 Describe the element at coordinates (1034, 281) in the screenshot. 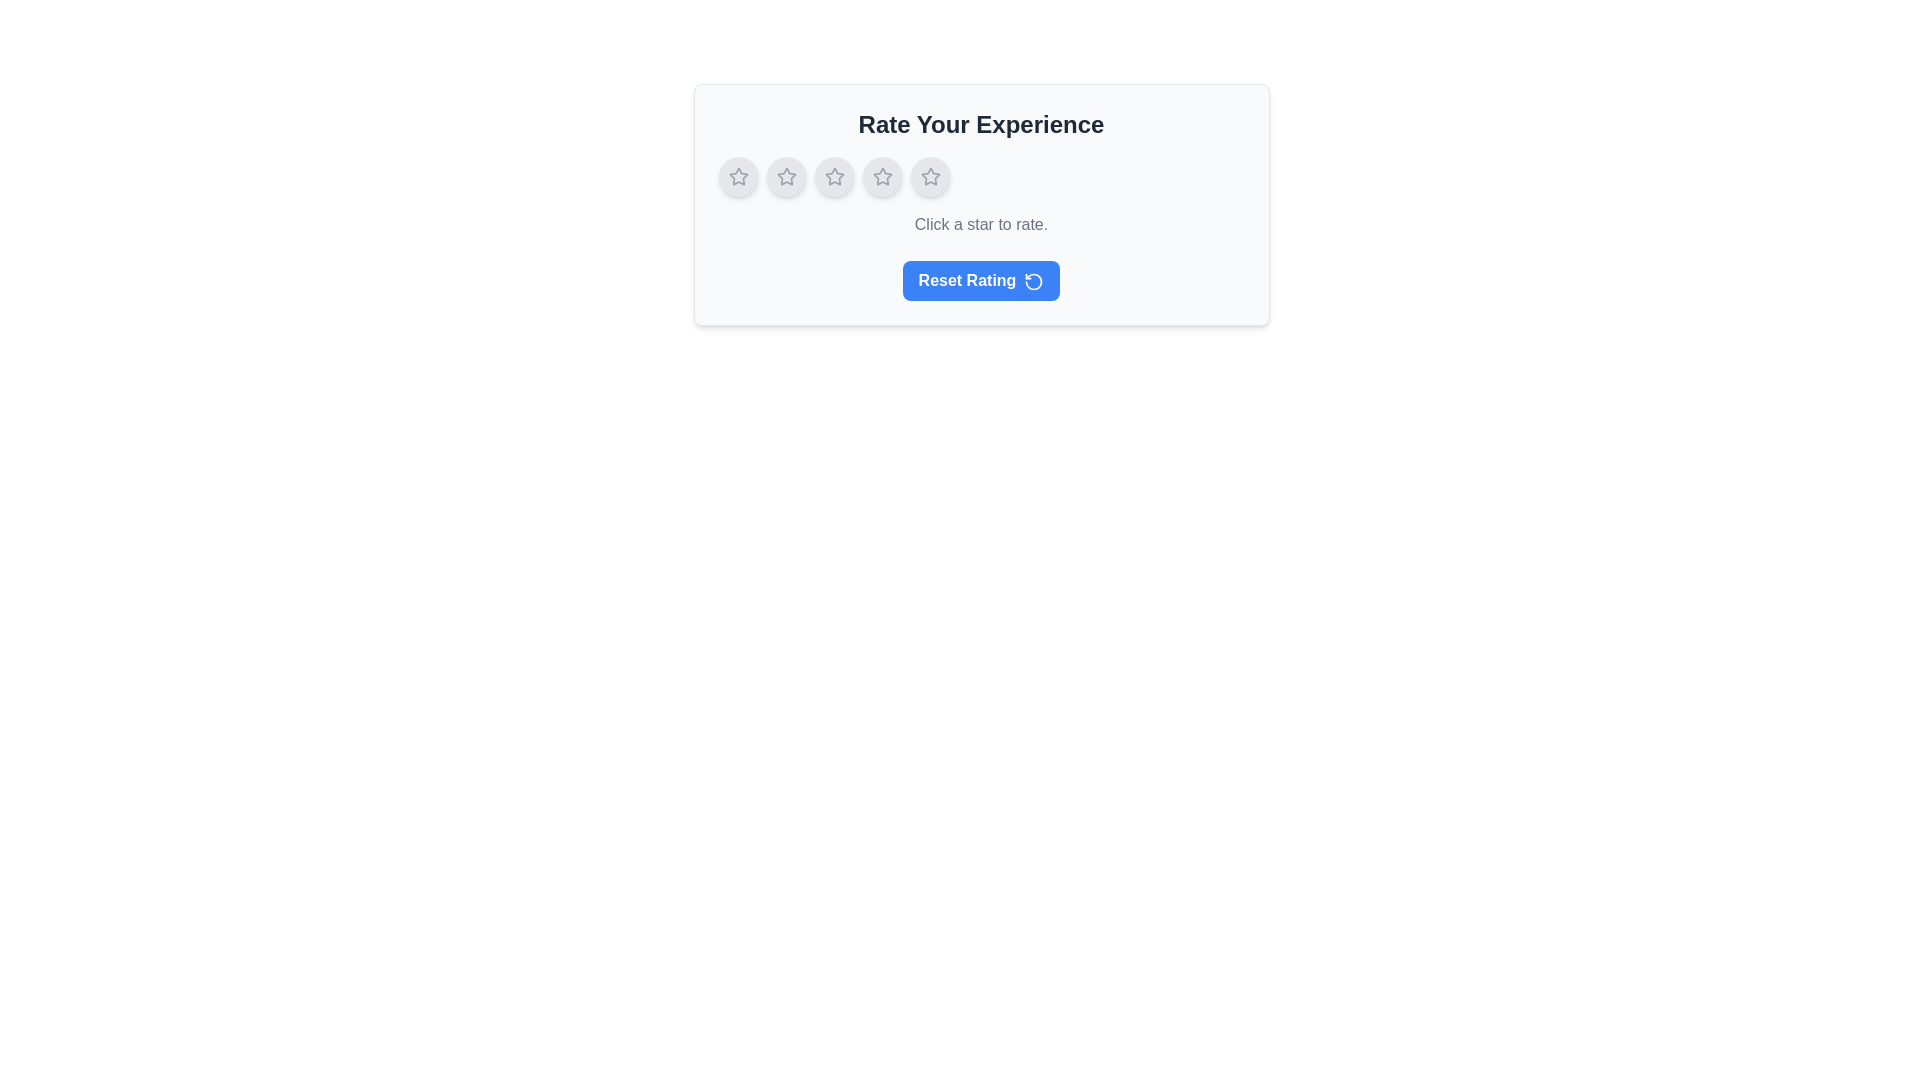

I see `the reset functionality icon located within the 'Reset Rating' button underneath the star rating component` at that location.